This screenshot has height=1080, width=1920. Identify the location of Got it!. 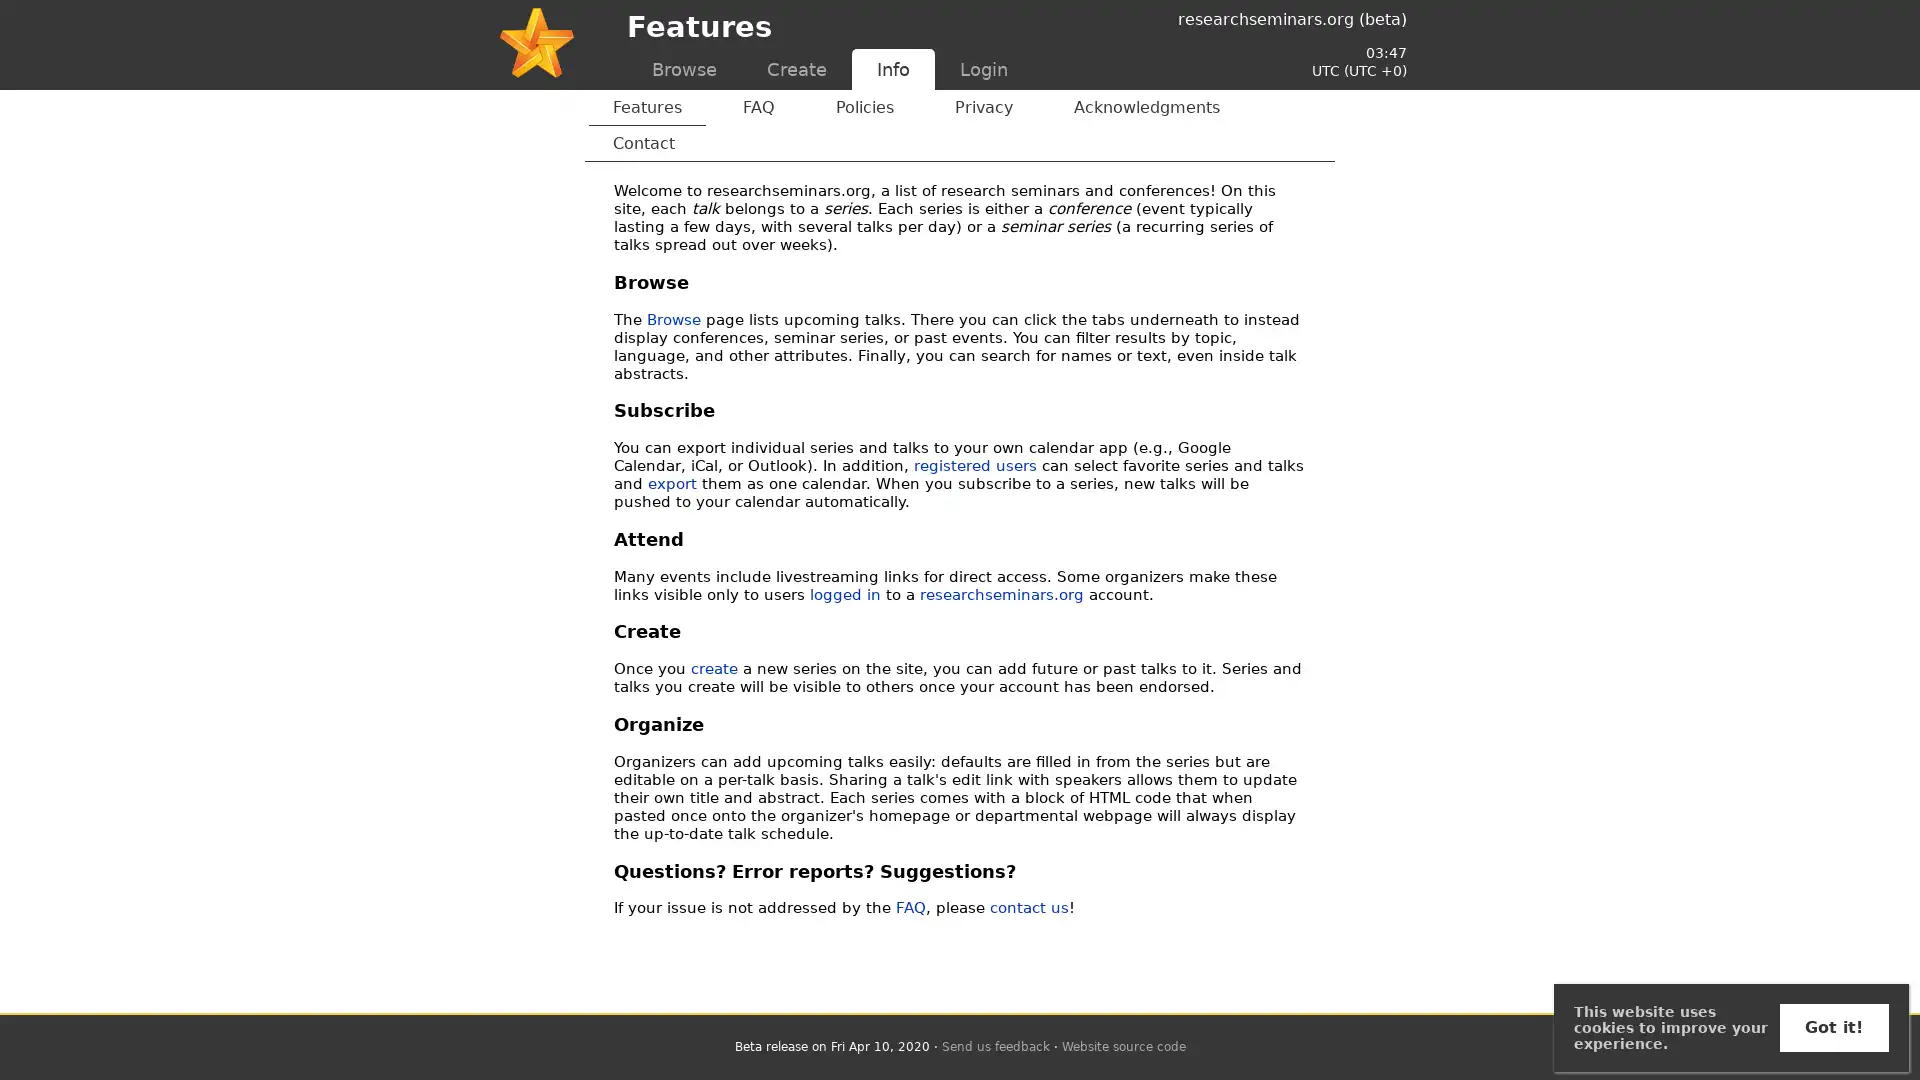
(1833, 1028).